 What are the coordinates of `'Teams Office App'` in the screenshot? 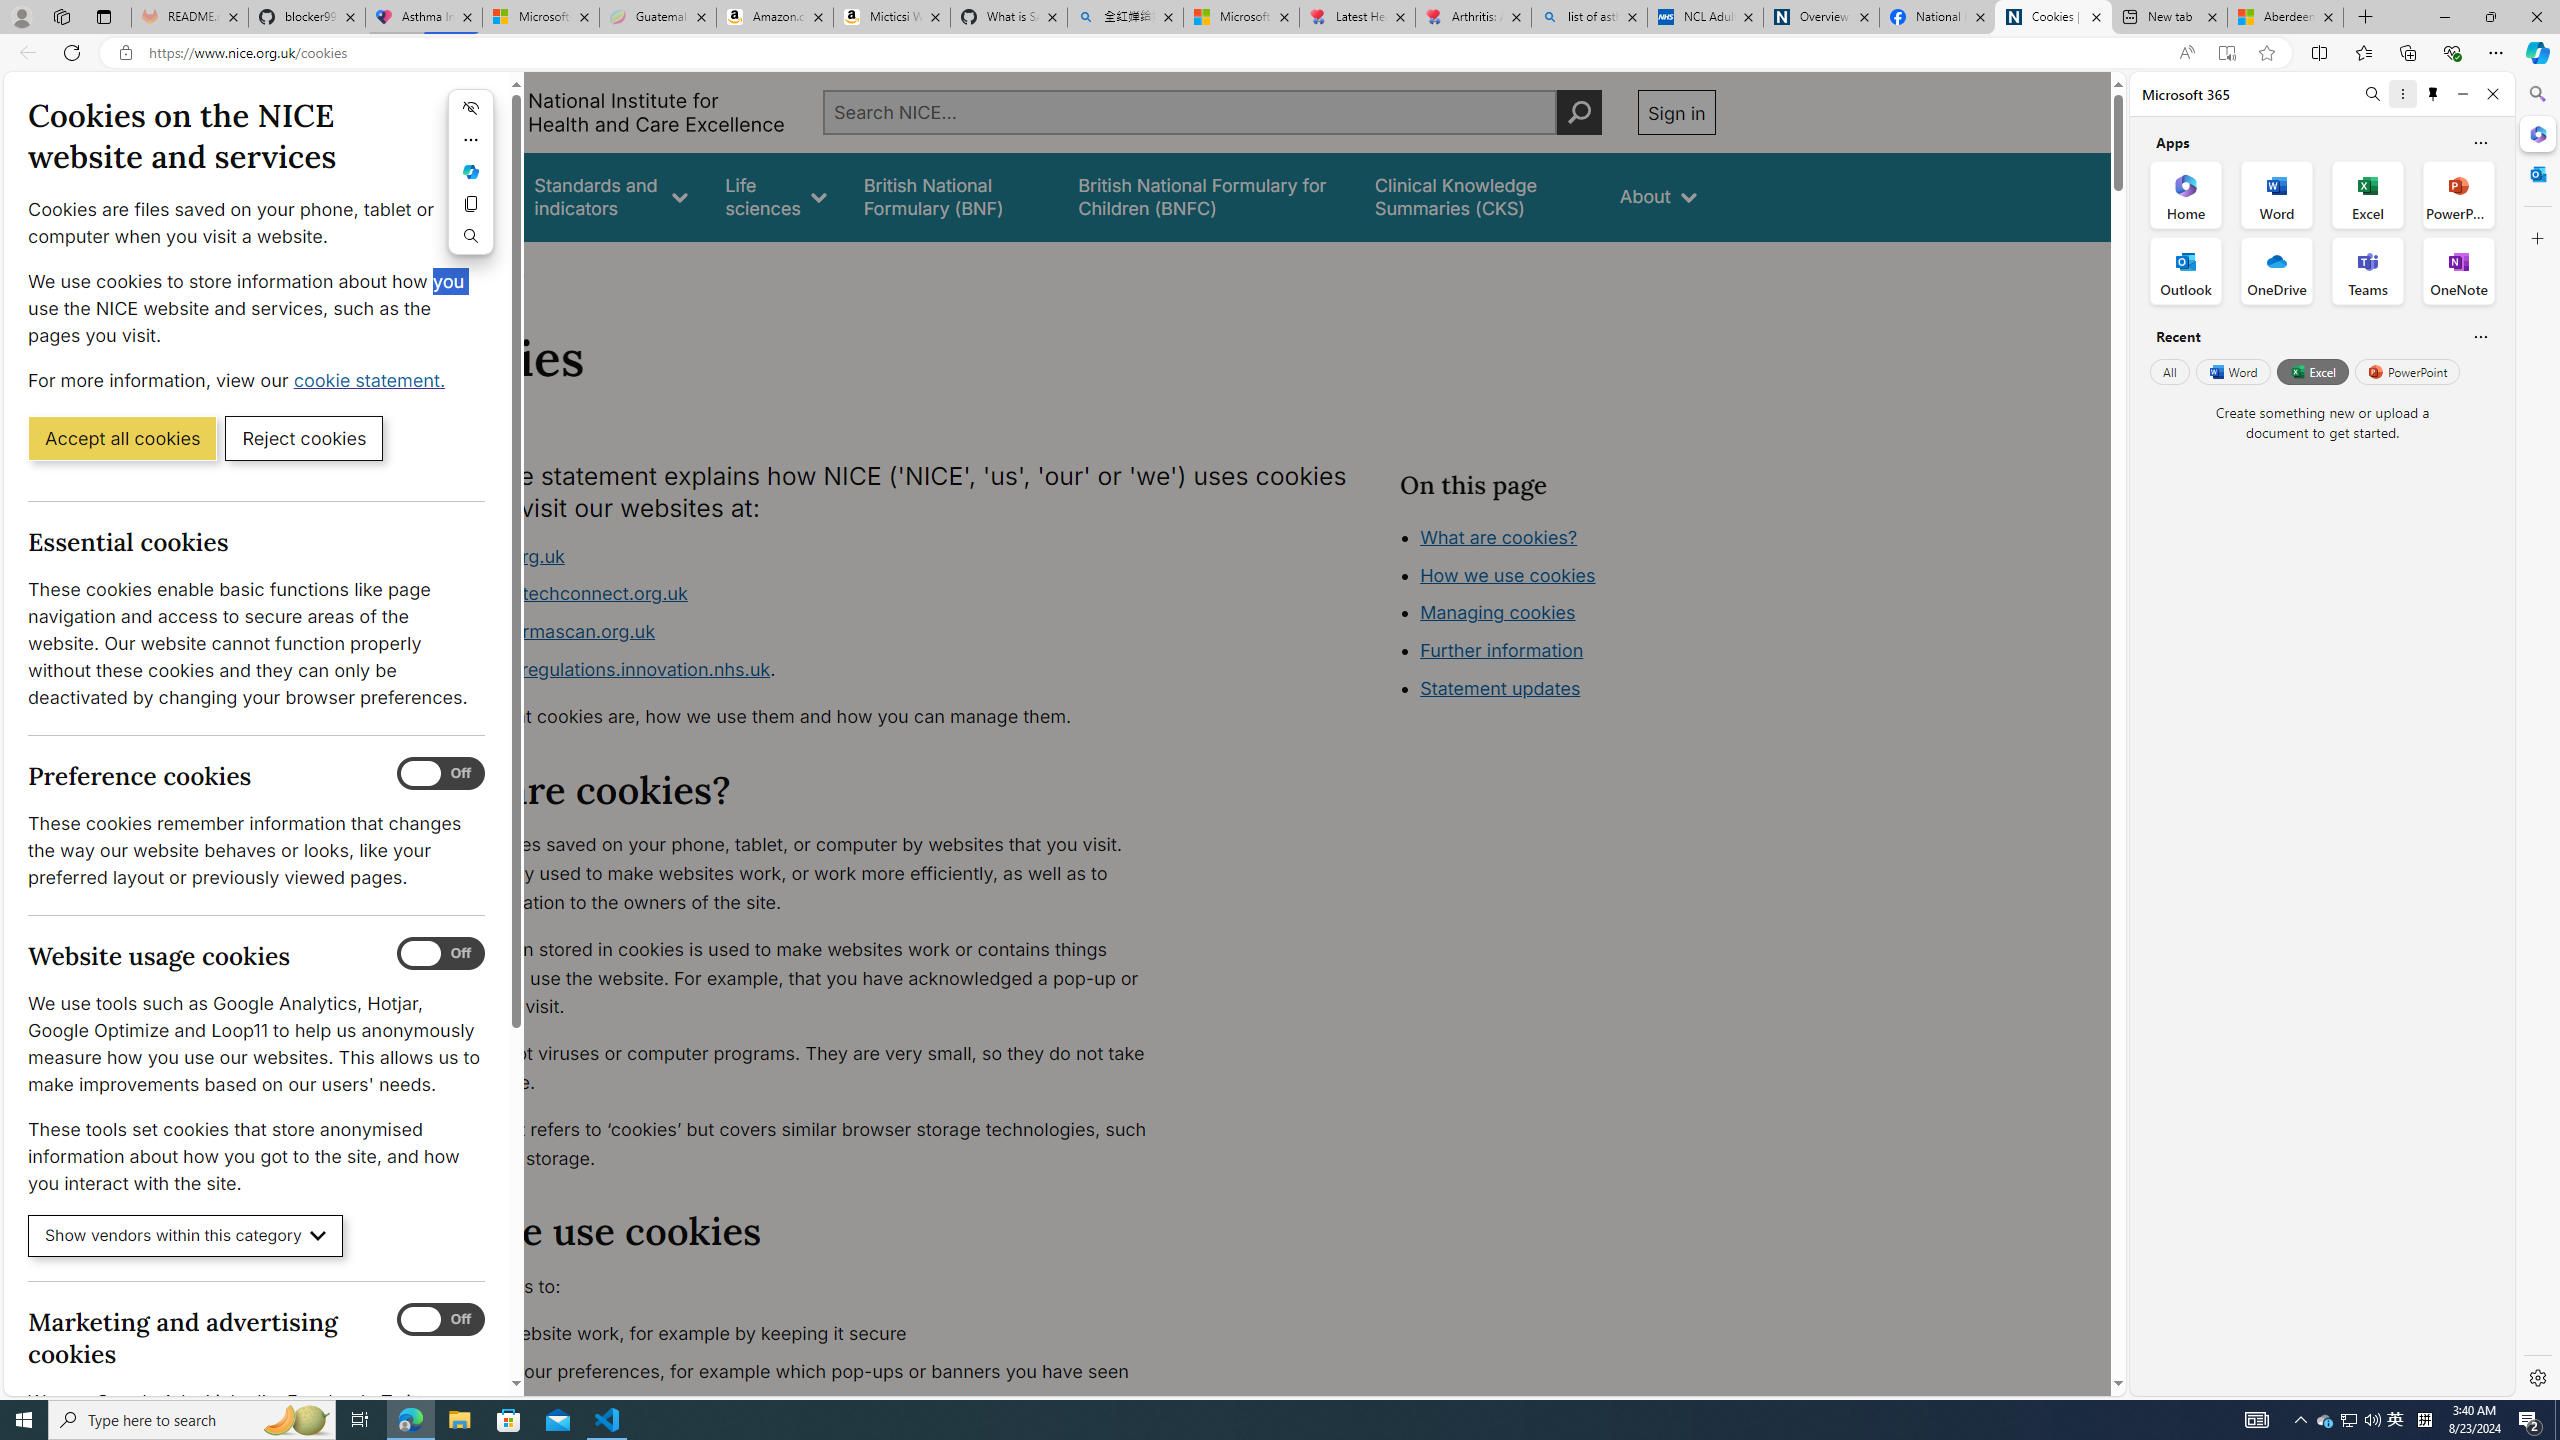 It's located at (2368, 271).